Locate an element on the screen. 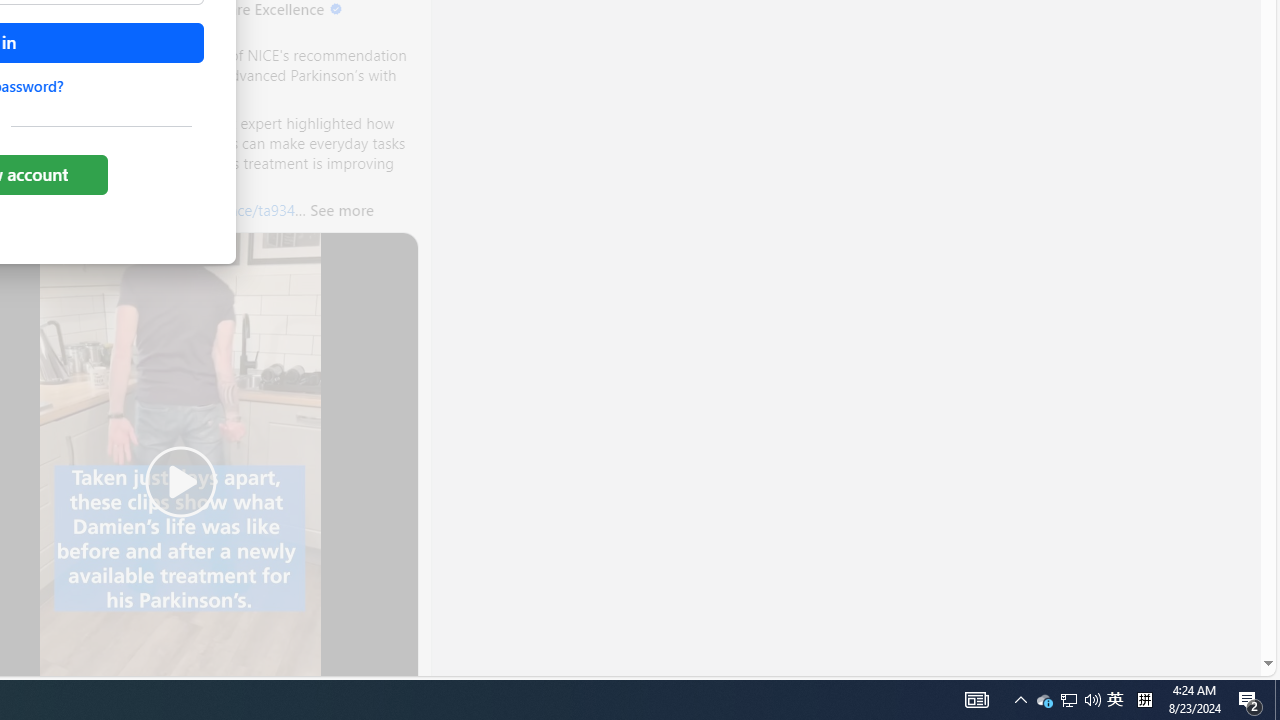 This screenshot has width=1280, height=720. 'Notification Chevron' is located at coordinates (1020, 698).